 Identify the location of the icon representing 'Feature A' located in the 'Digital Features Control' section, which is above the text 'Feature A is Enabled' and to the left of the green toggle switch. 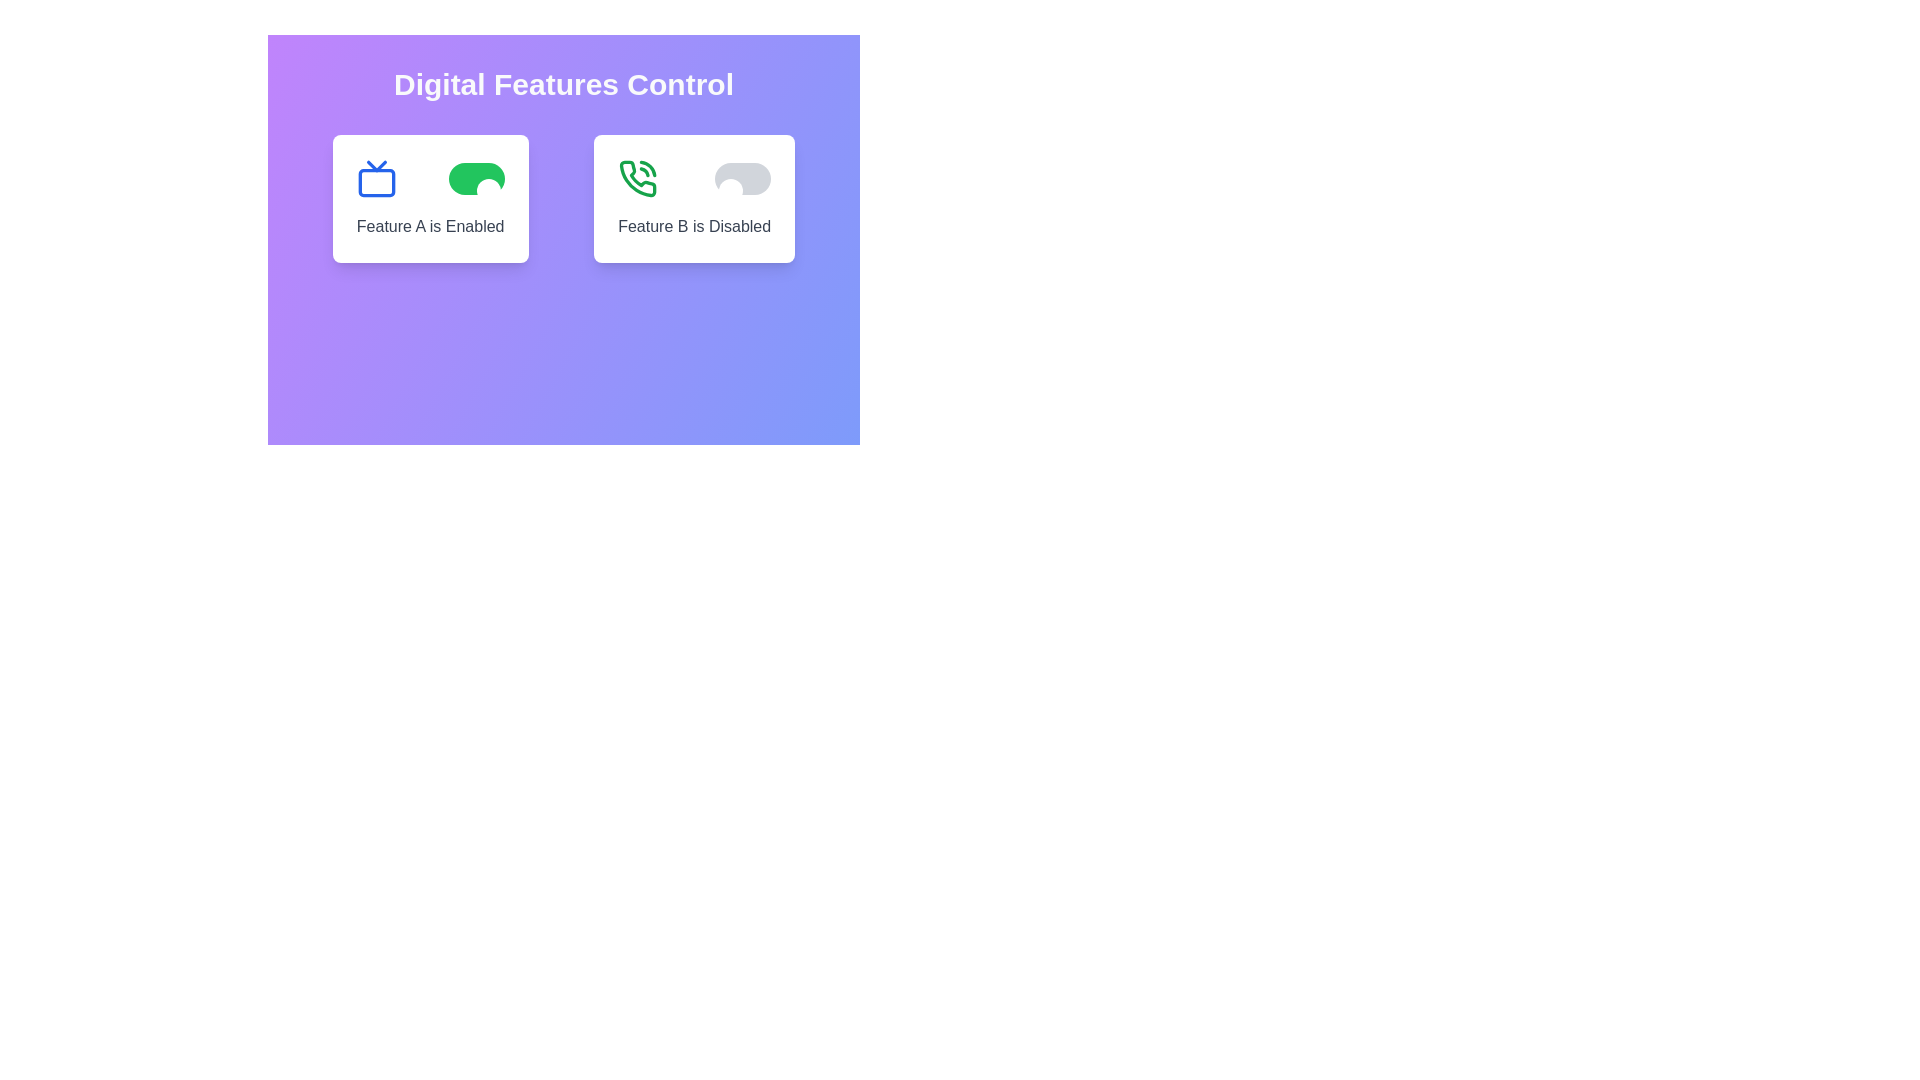
(376, 177).